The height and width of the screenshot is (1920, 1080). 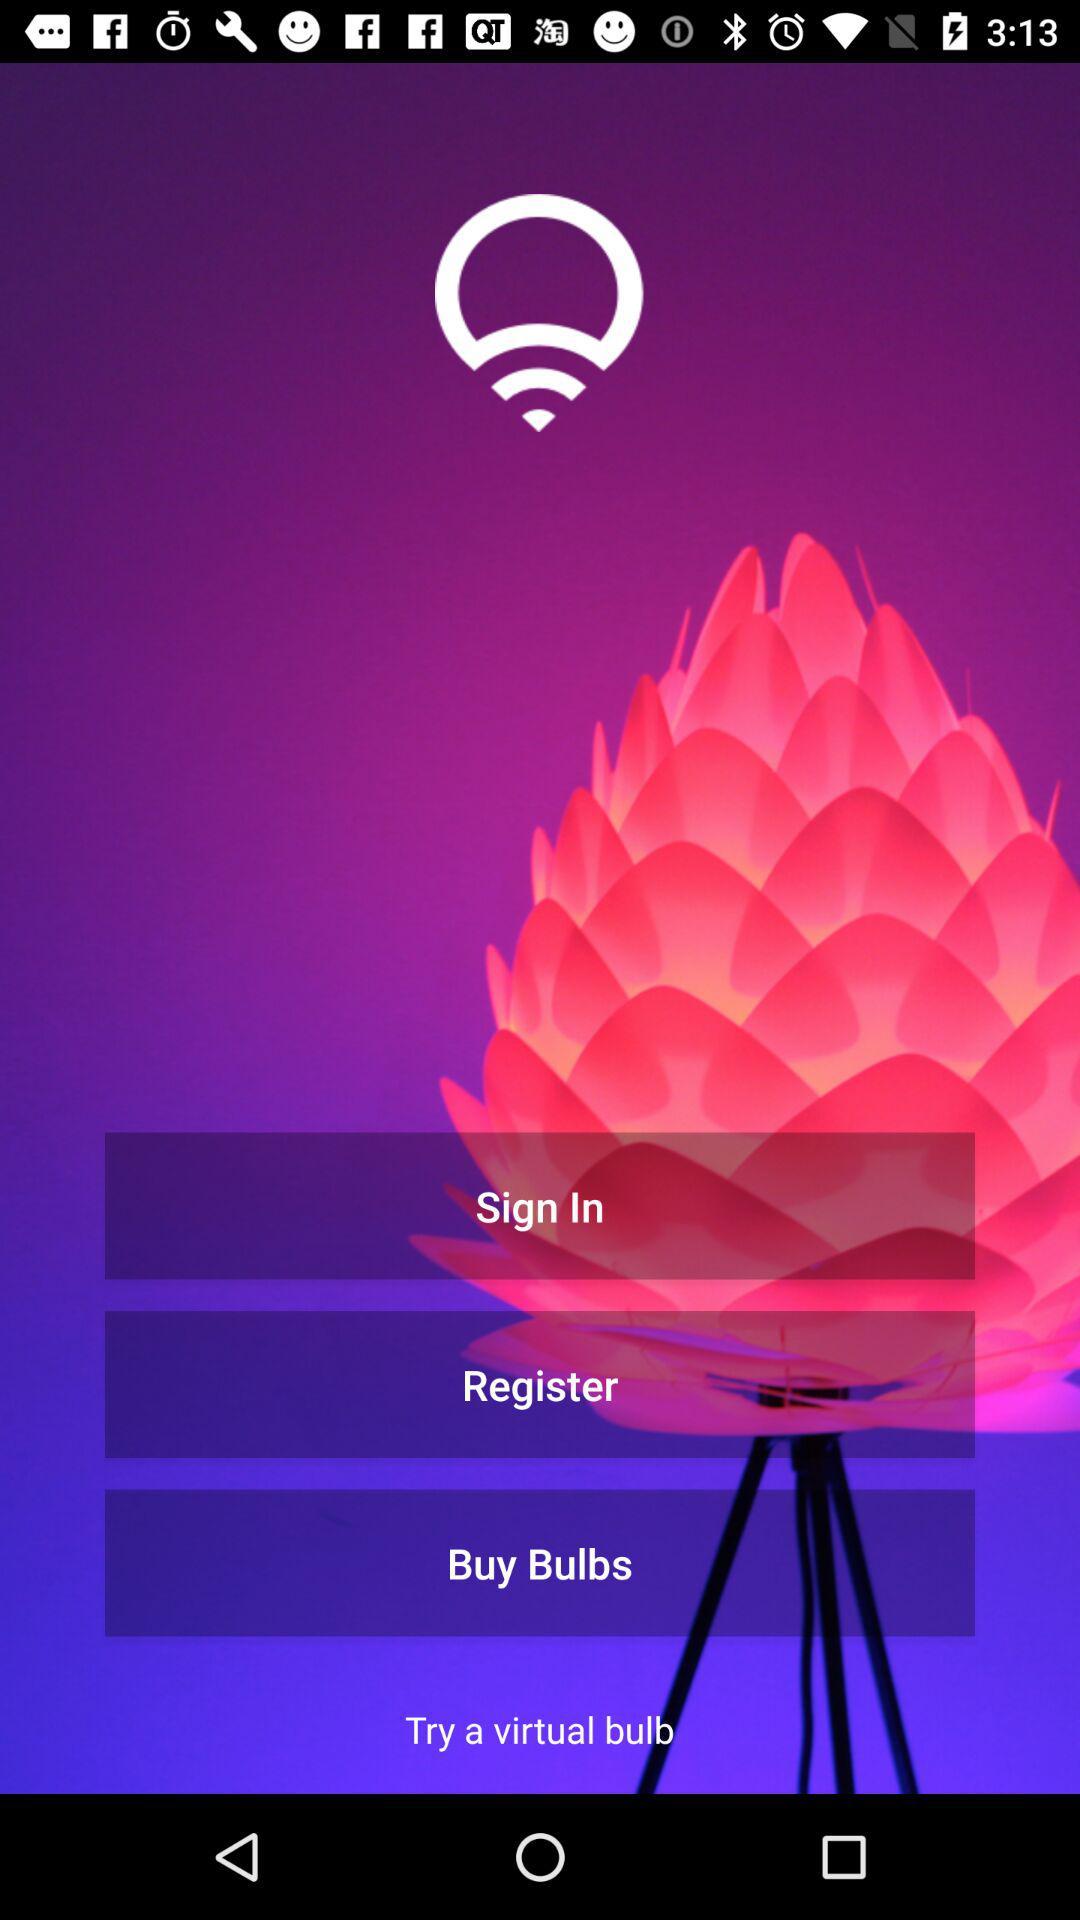 I want to click on the icon above the buy bulbs item, so click(x=540, y=1383).